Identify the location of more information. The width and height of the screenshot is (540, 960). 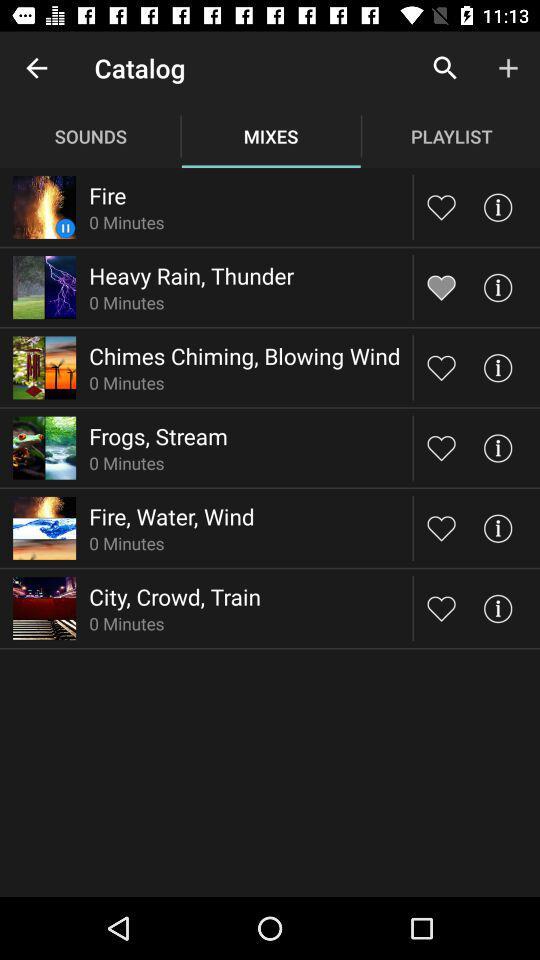
(496, 527).